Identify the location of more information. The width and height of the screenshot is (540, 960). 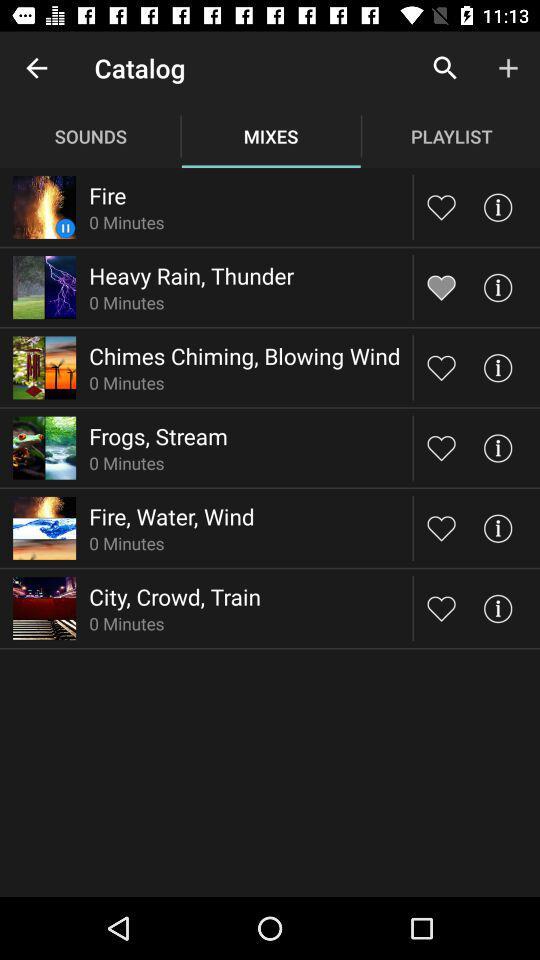
(496, 527).